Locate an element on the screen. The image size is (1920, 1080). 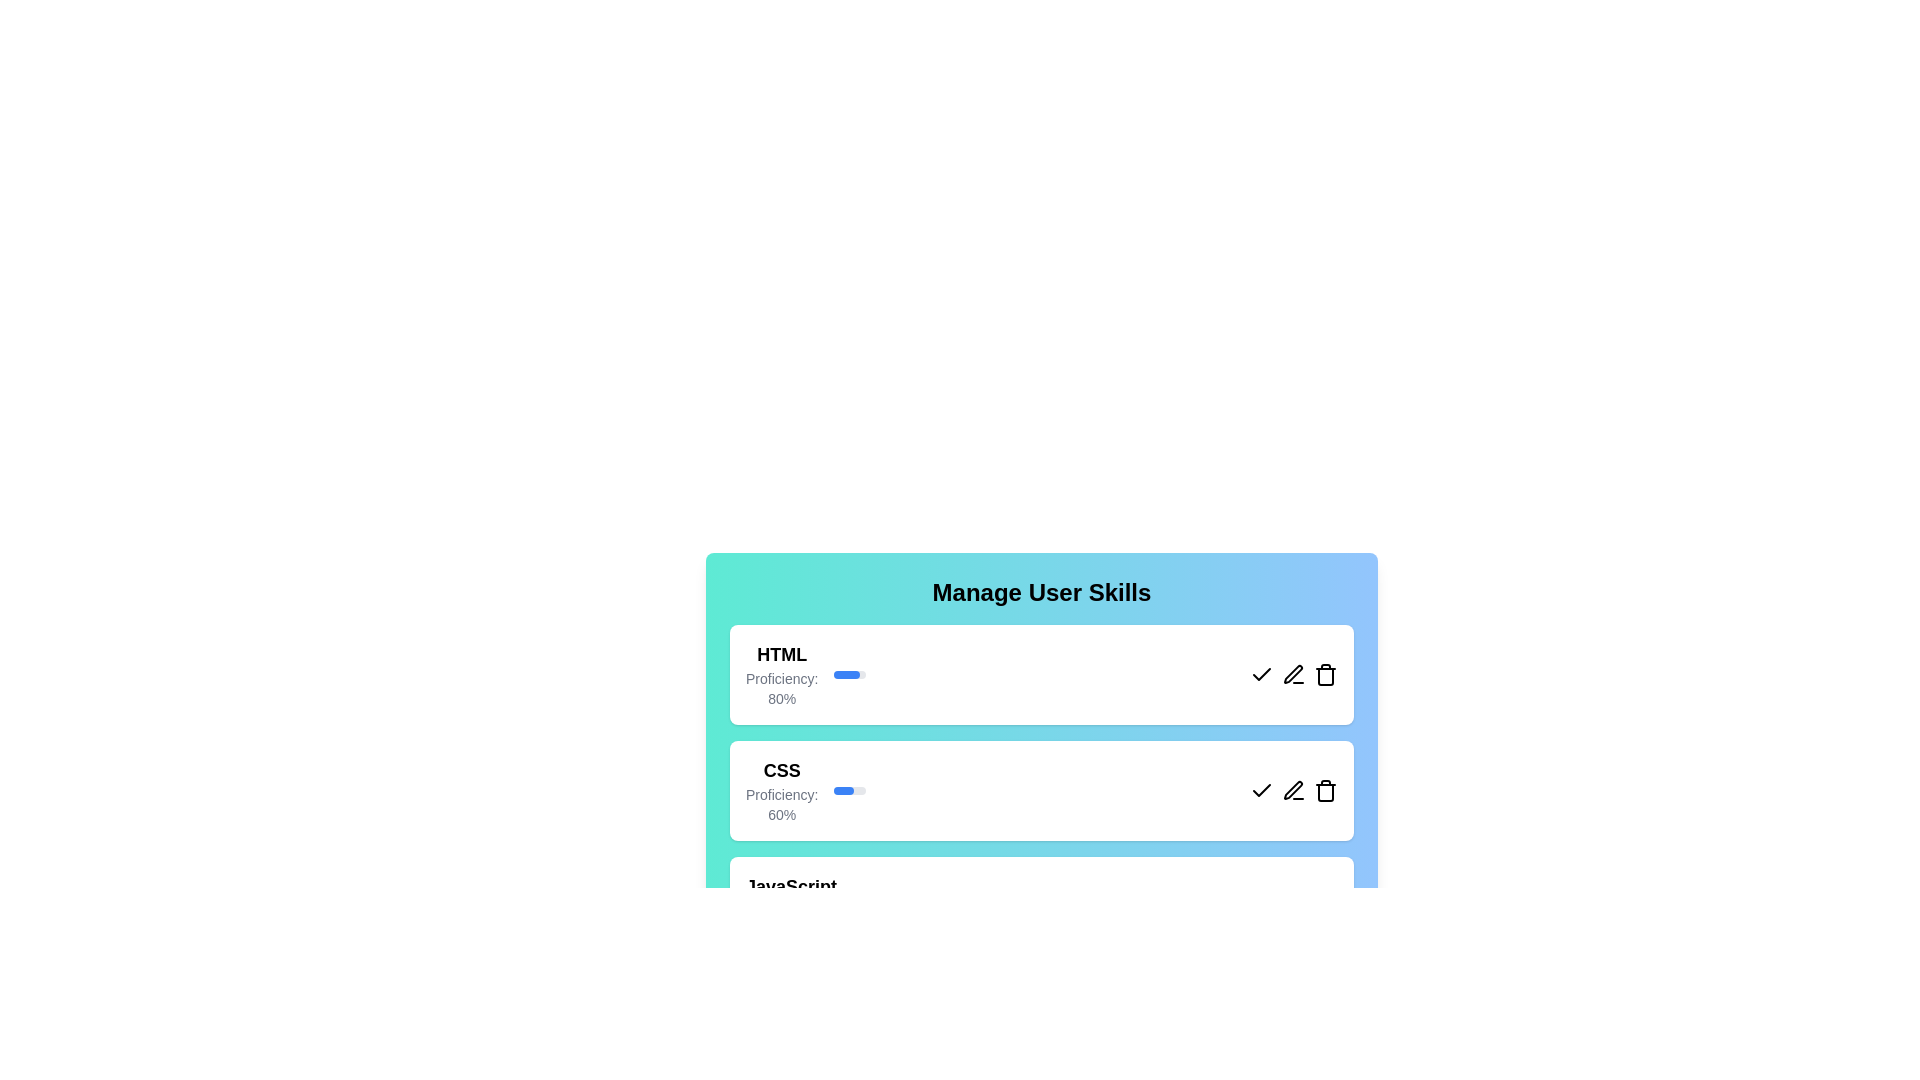
the check button for the skill CSS is located at coordinates (1261, 789).